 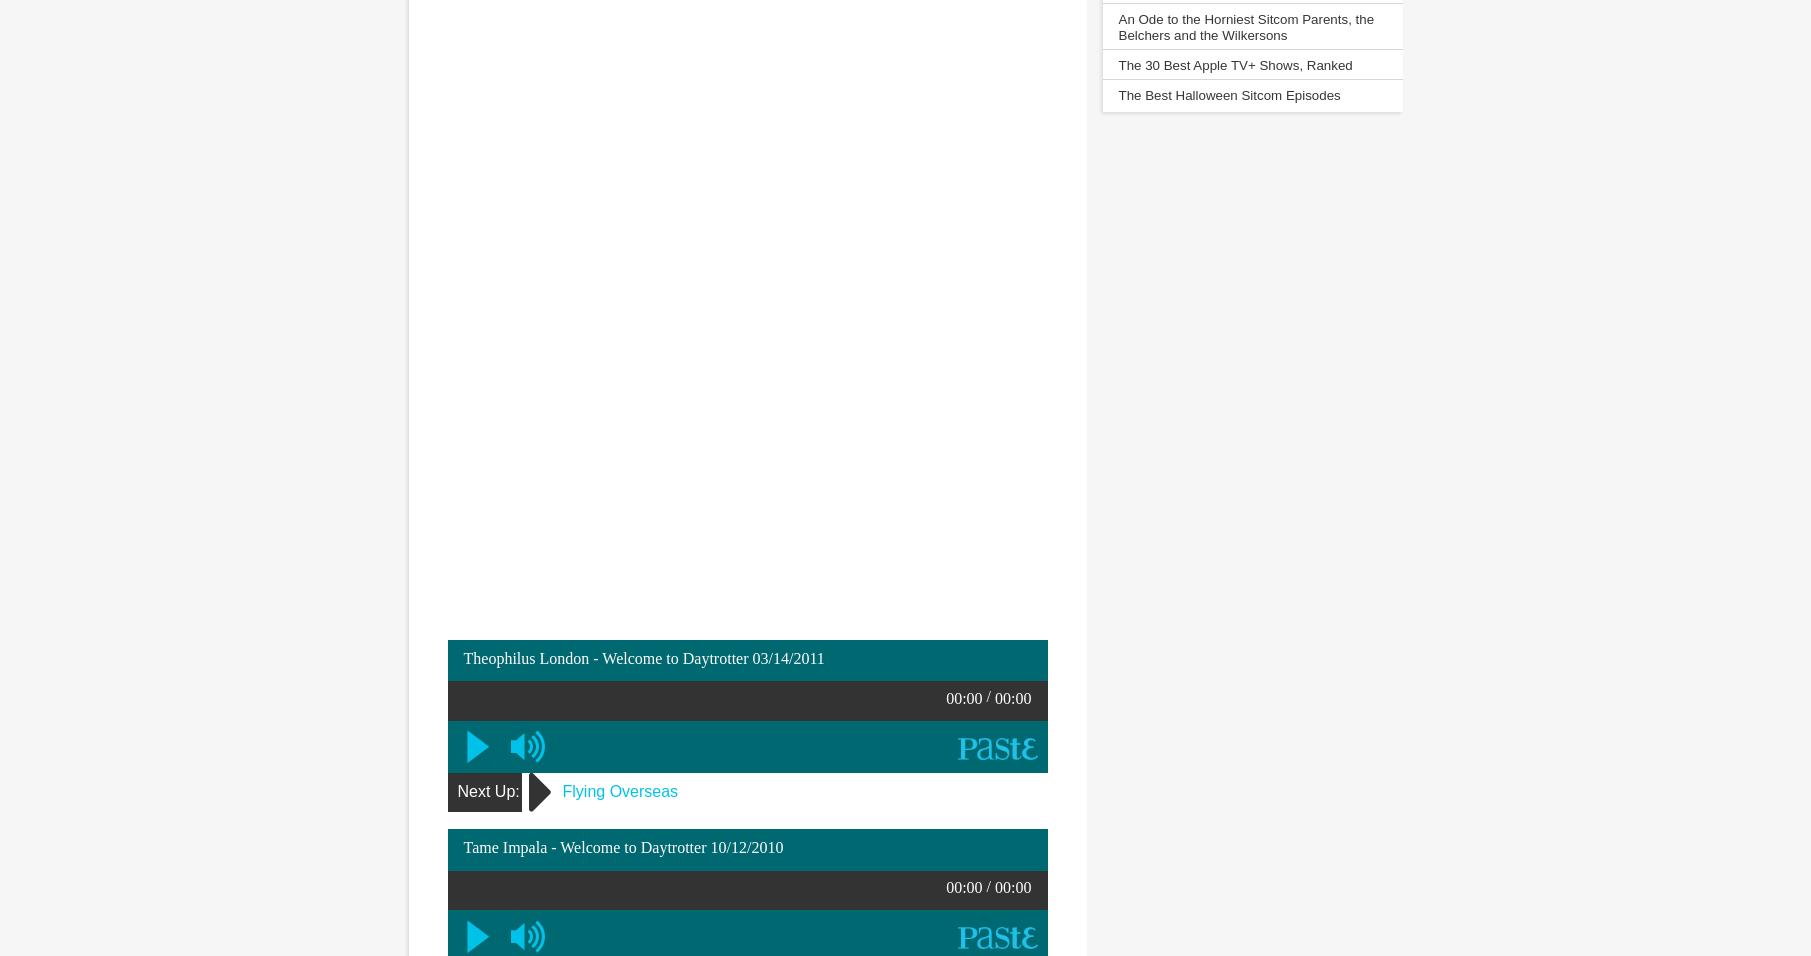 I want to click on 'Tame Impala - Welcome to Daytrotter', so click(x=585, y=847).